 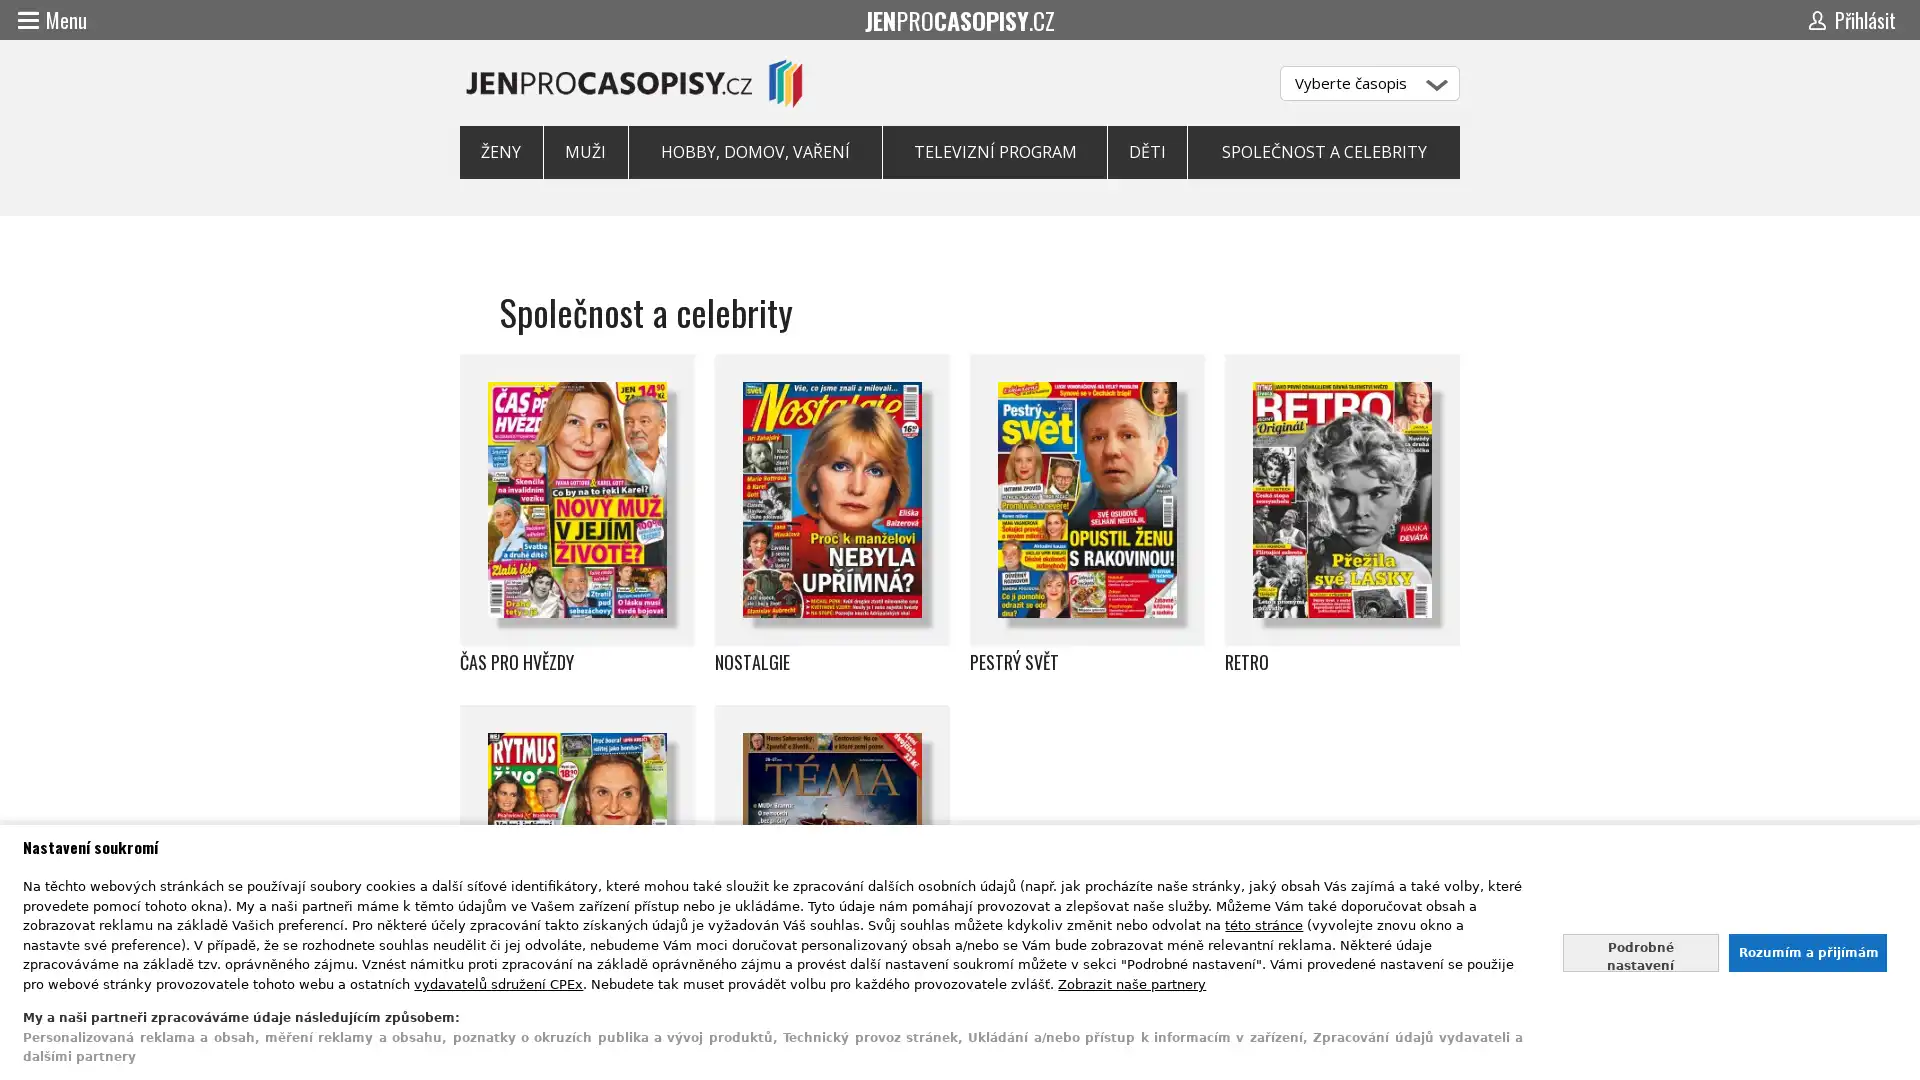 What do you see at coordinates (1806, 951) in the screenshot?
I see `Souhlasit s nasim zpracovanim udaju a zavrit` at bounding box center [1806, 951].